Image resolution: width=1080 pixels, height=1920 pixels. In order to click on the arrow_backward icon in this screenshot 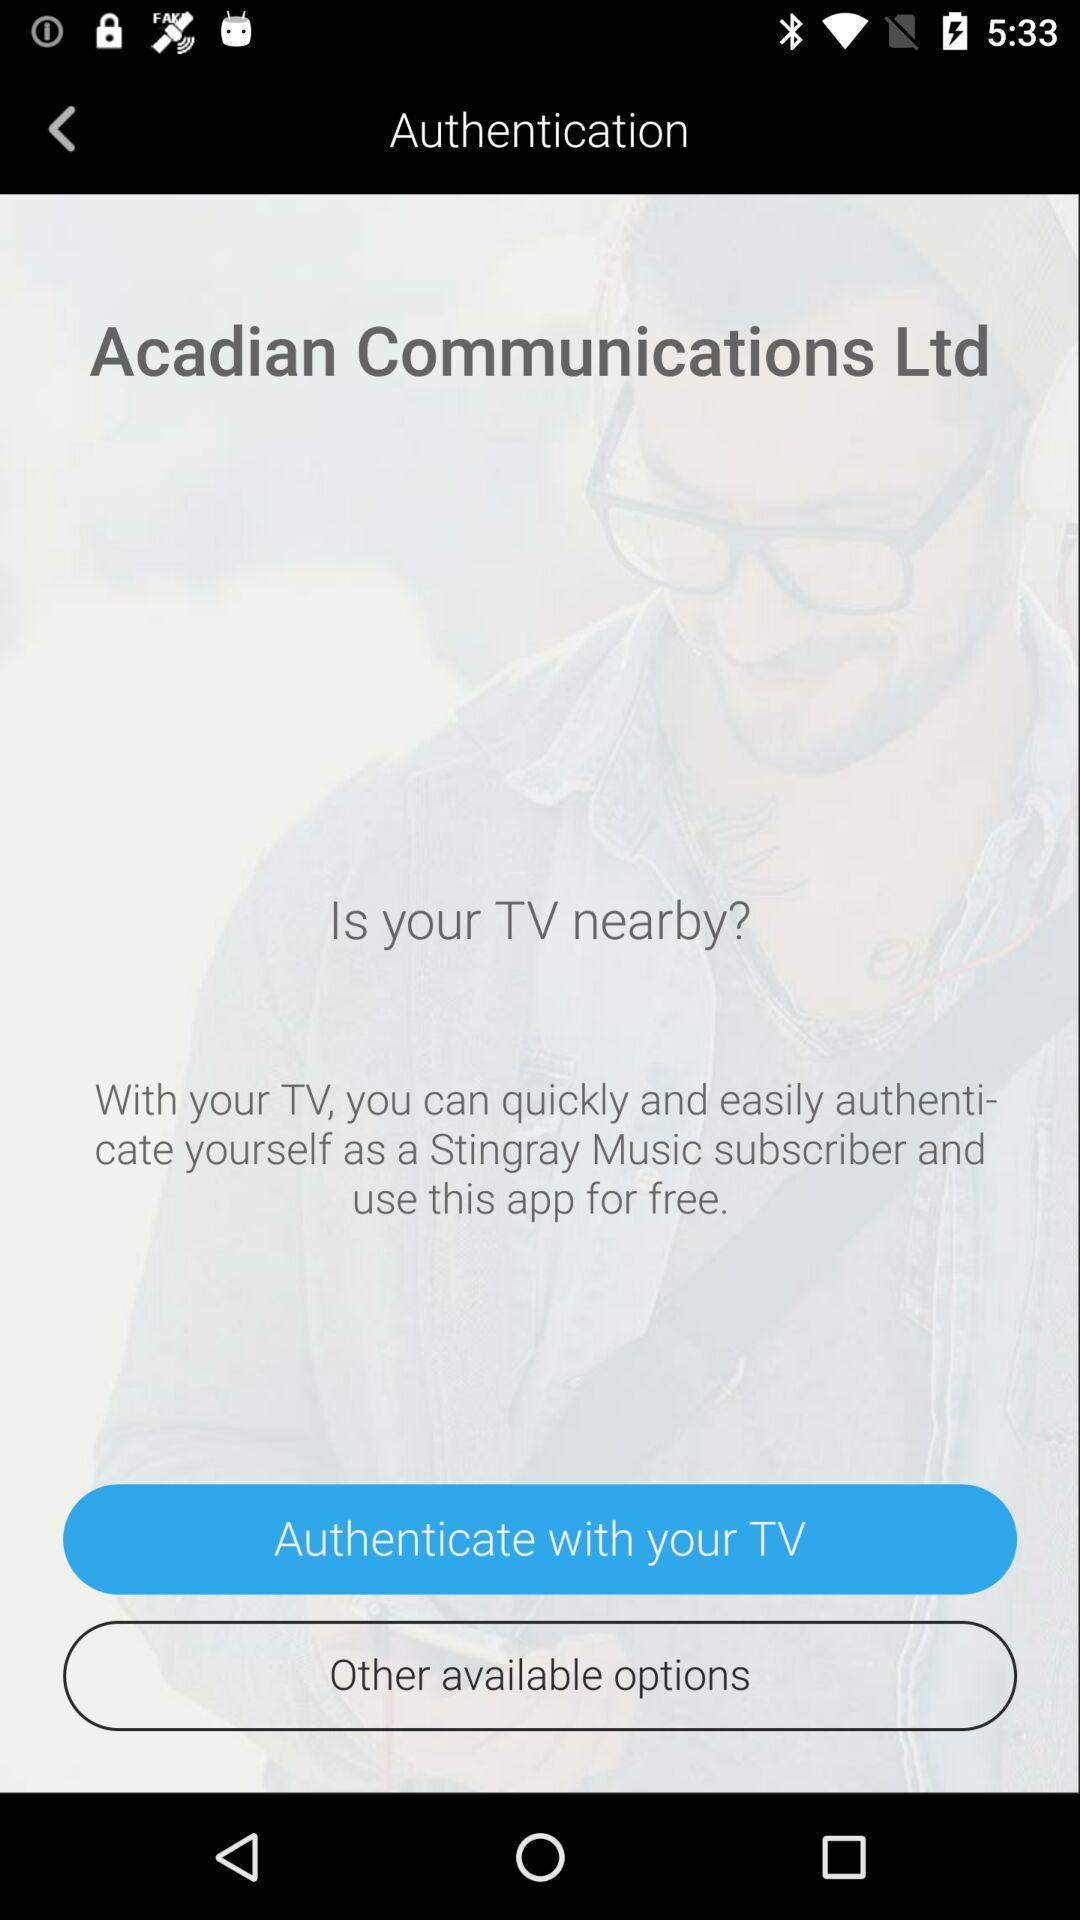, I will do `click(61, 127)`.